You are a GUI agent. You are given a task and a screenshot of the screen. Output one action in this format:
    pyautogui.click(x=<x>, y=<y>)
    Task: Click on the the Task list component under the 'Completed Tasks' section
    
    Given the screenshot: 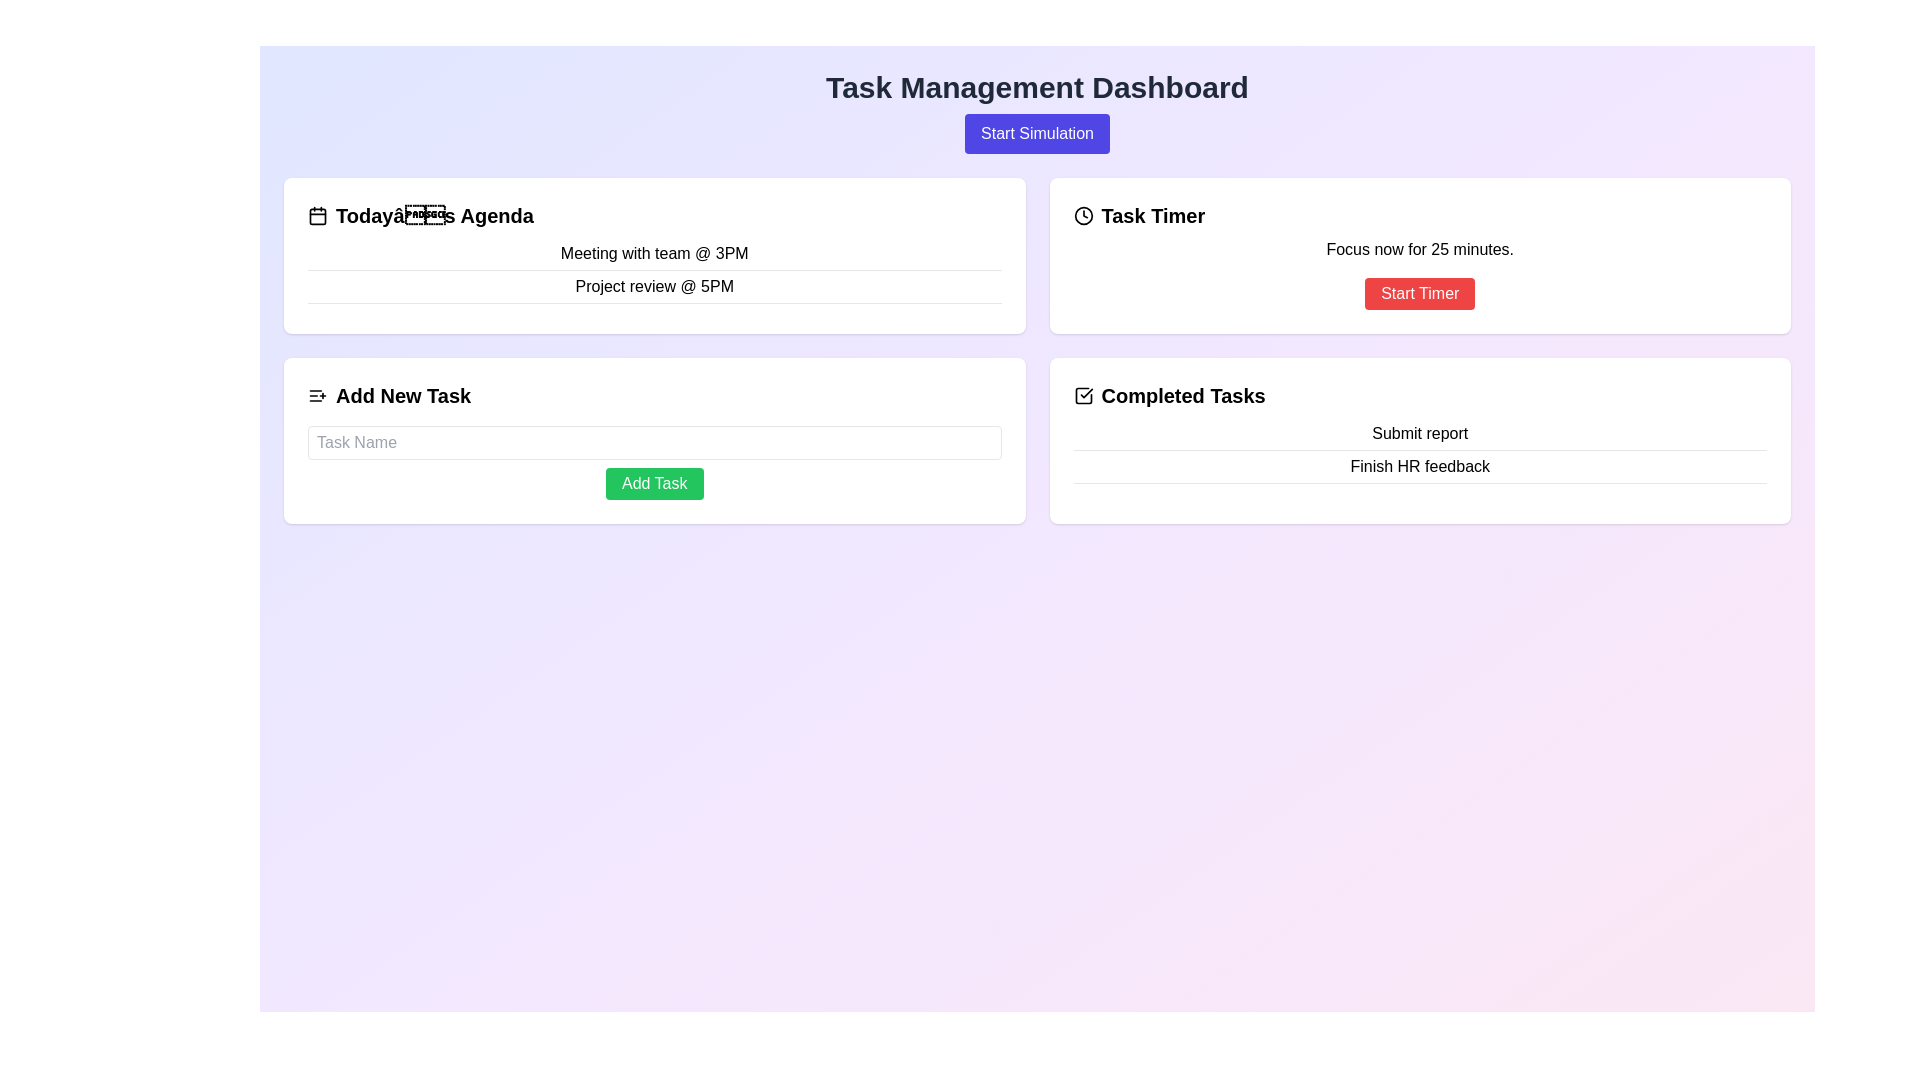 What is the action you would take?
    pyautogui.click(x=1419, y=451)
    